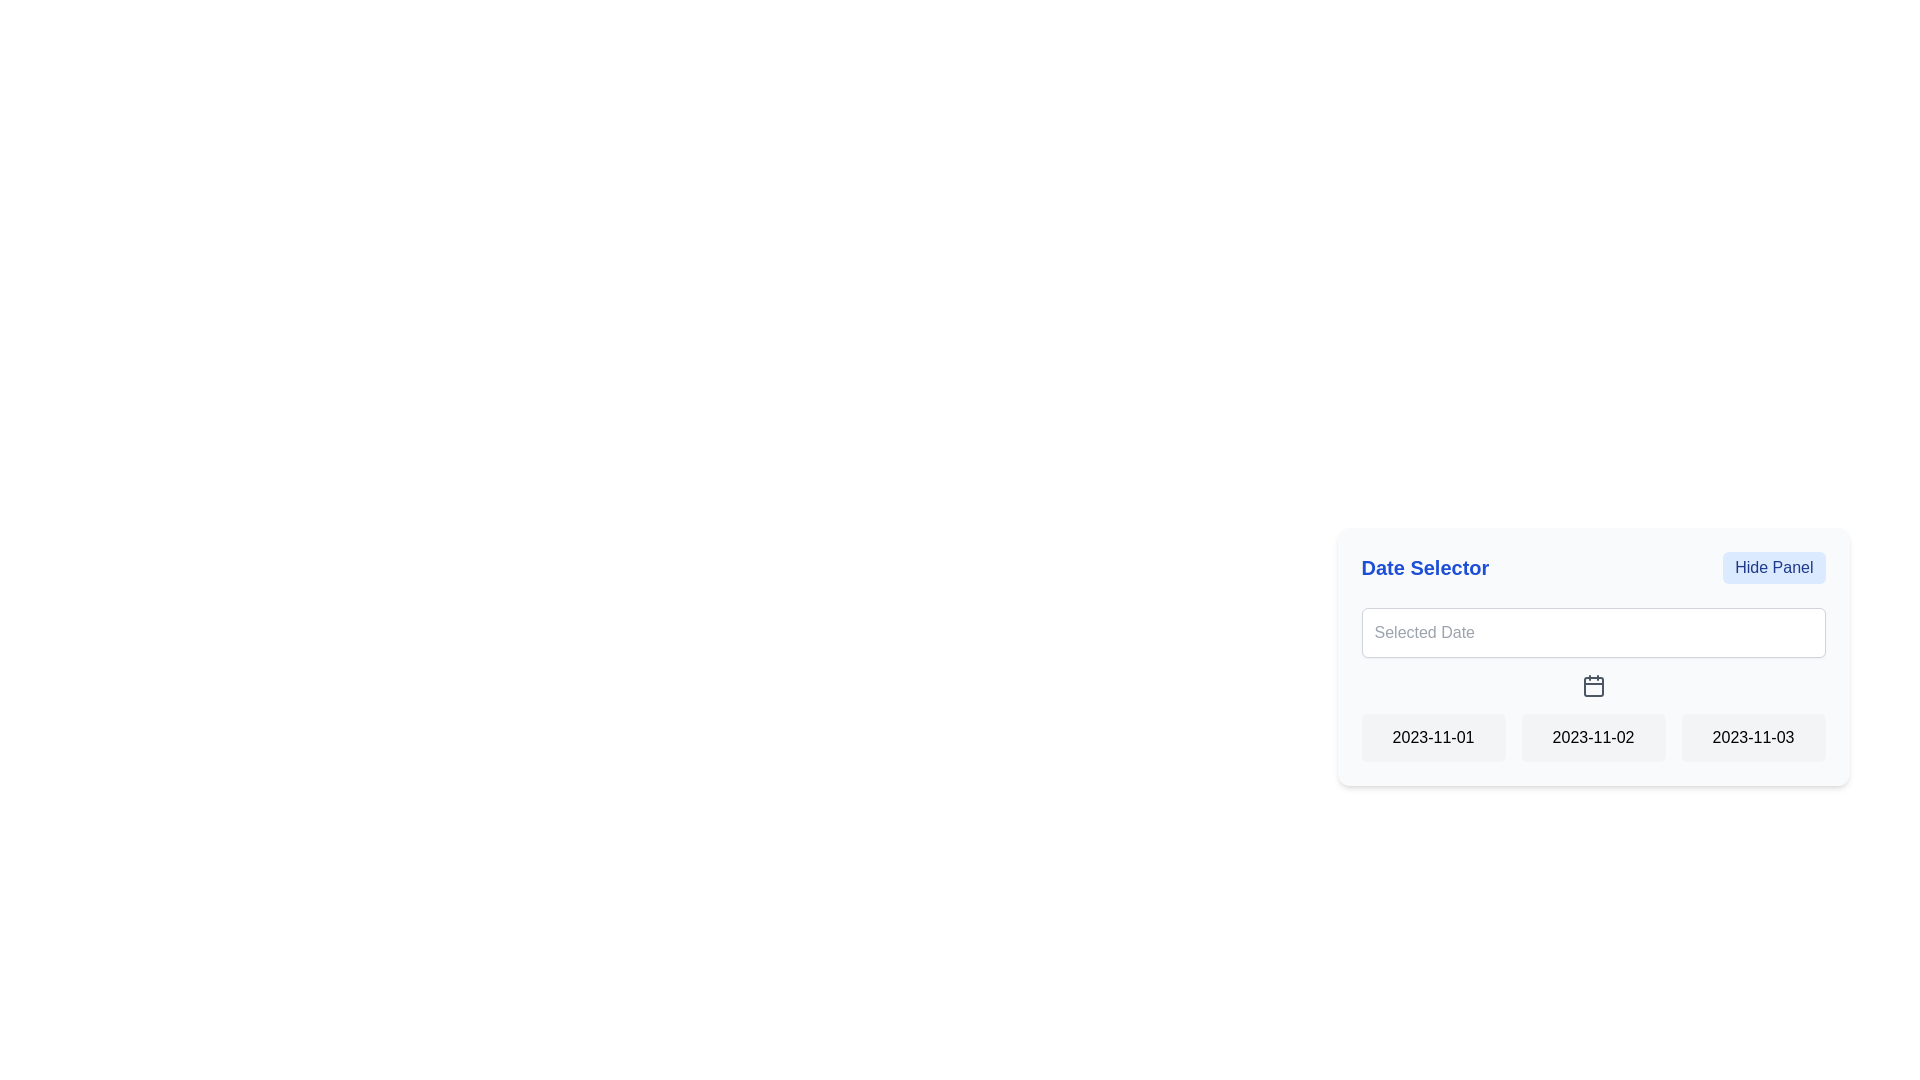 This screenshot has height=1080, width=1920. I want to click on the button representing the date '2023-11-02', so click(1592, 737).